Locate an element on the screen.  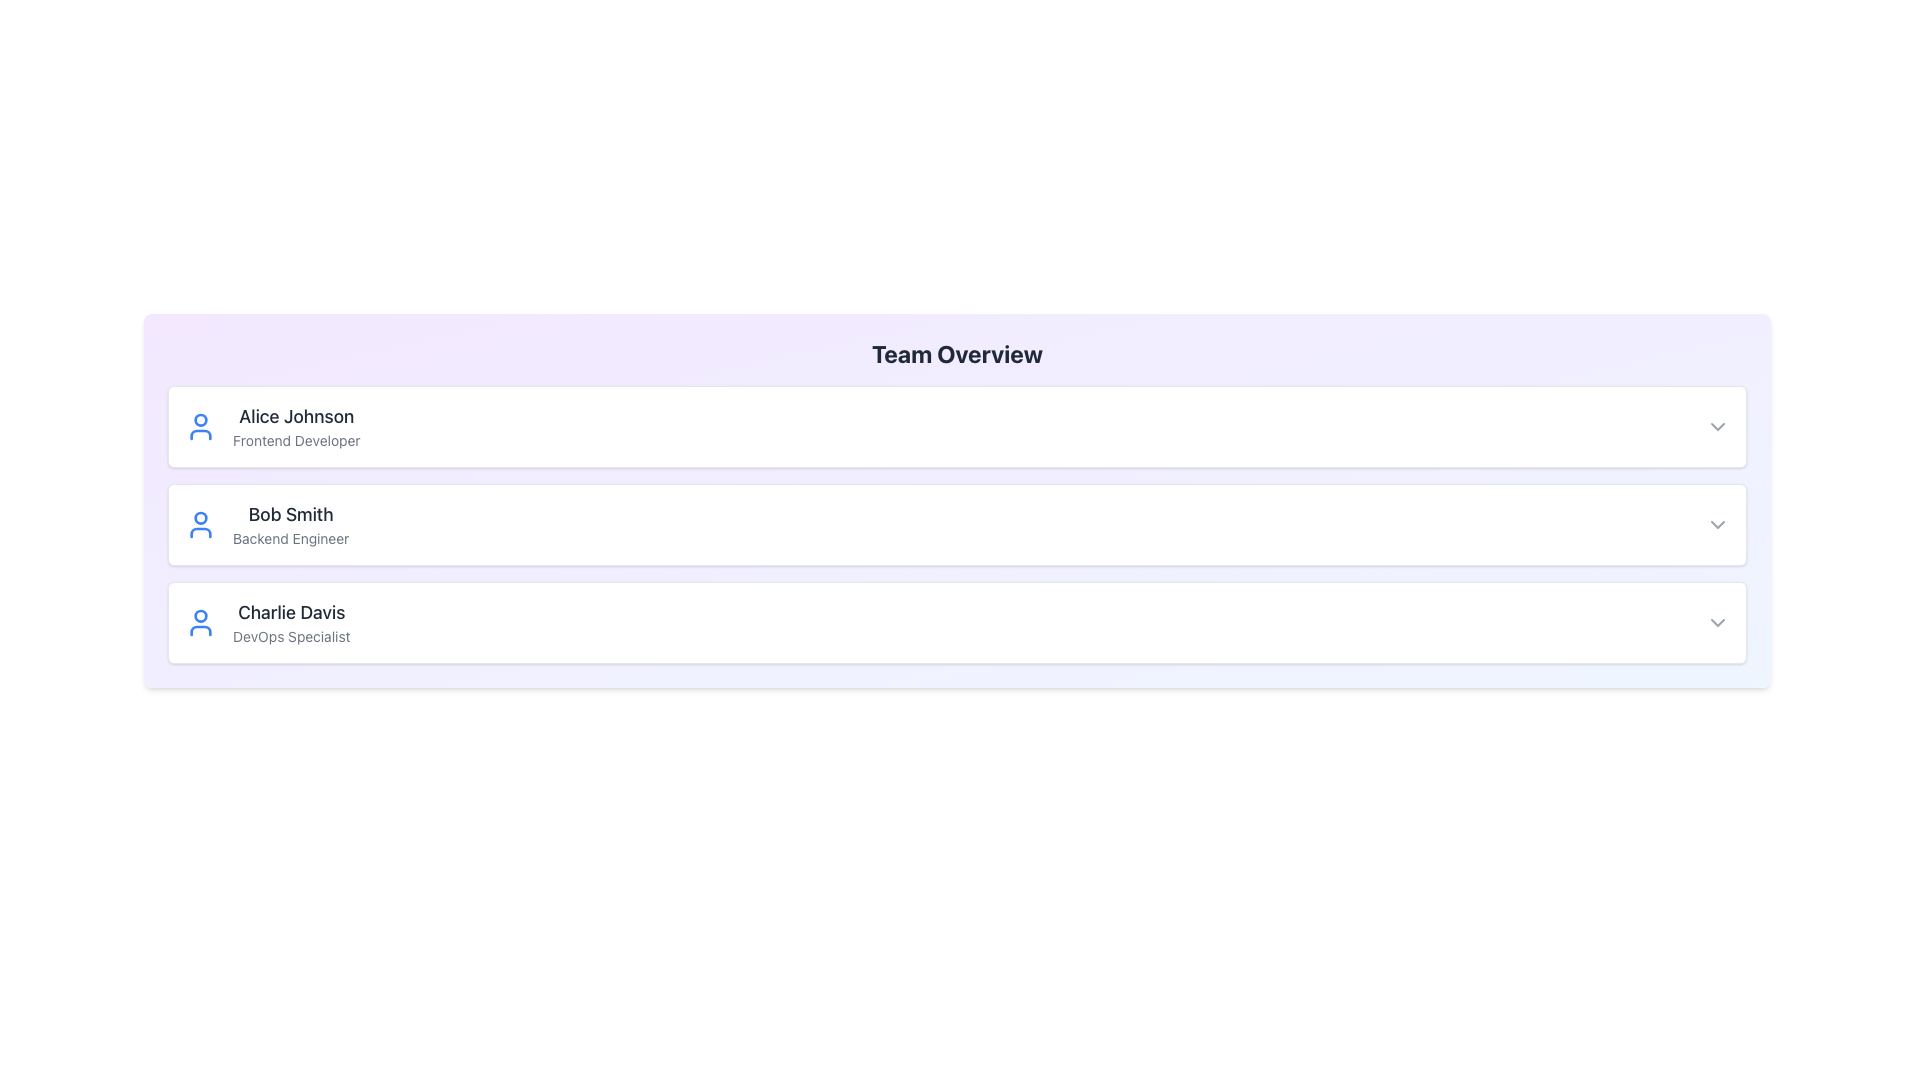
the chevron-down icon on the rightmost side of the row associated with 'Alice Johnson, Frontend Developer' is located at coordinates (1717, 426).